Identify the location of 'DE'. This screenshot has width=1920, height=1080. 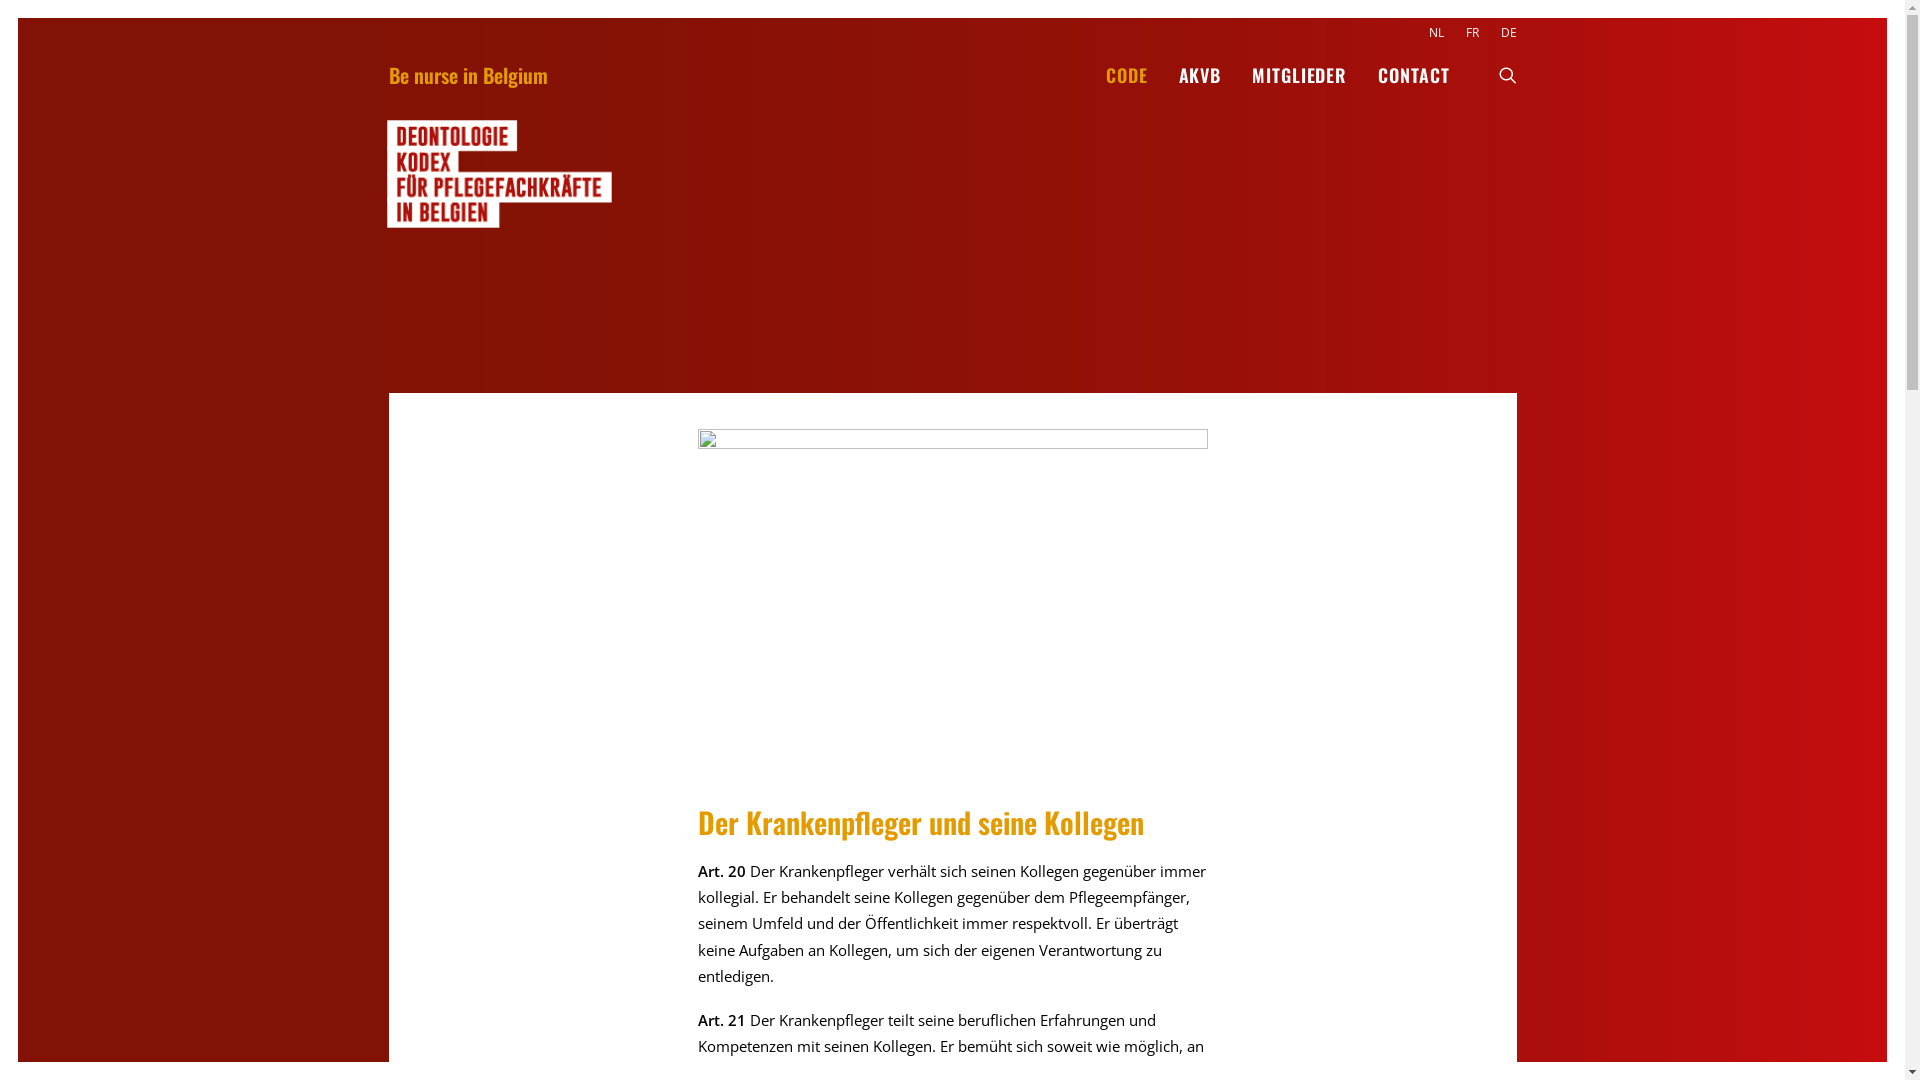
(1504, 32).